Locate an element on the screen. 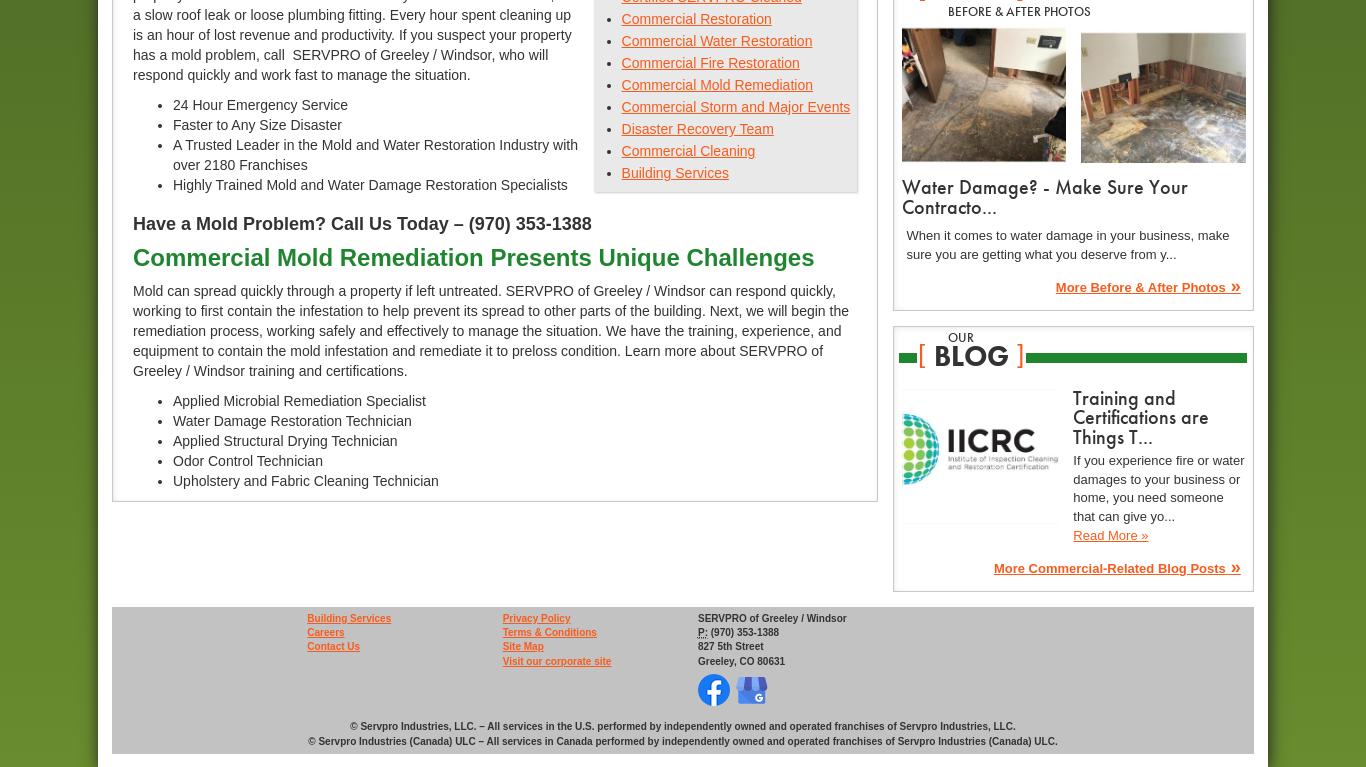  'When it comes to water damage in your business, make sure you are getting what you deserve from y...' is located at coordinates (1066, 243).